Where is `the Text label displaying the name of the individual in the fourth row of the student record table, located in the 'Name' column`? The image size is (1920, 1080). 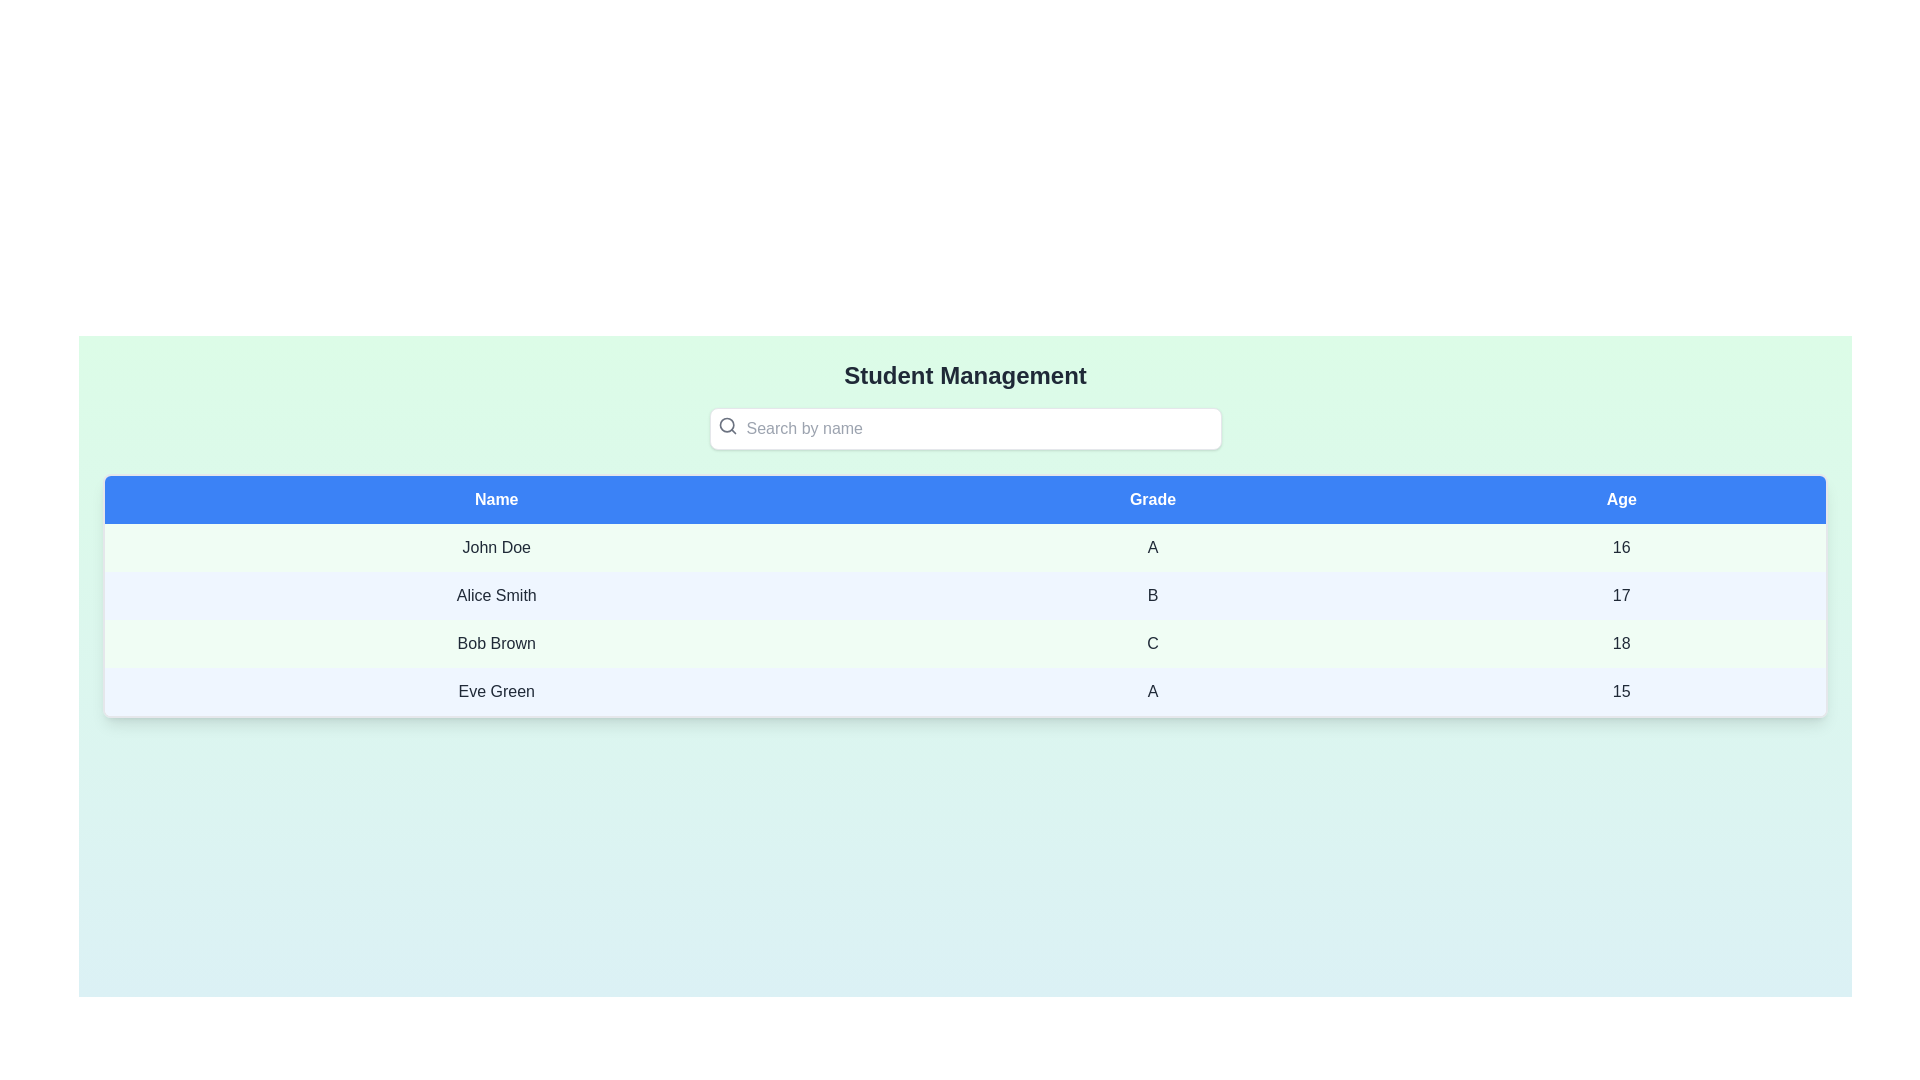
the Text label displaying the name of the individual in the fourth row of the student record table, located in the 'Name' column is located at coordinates (496, 690).